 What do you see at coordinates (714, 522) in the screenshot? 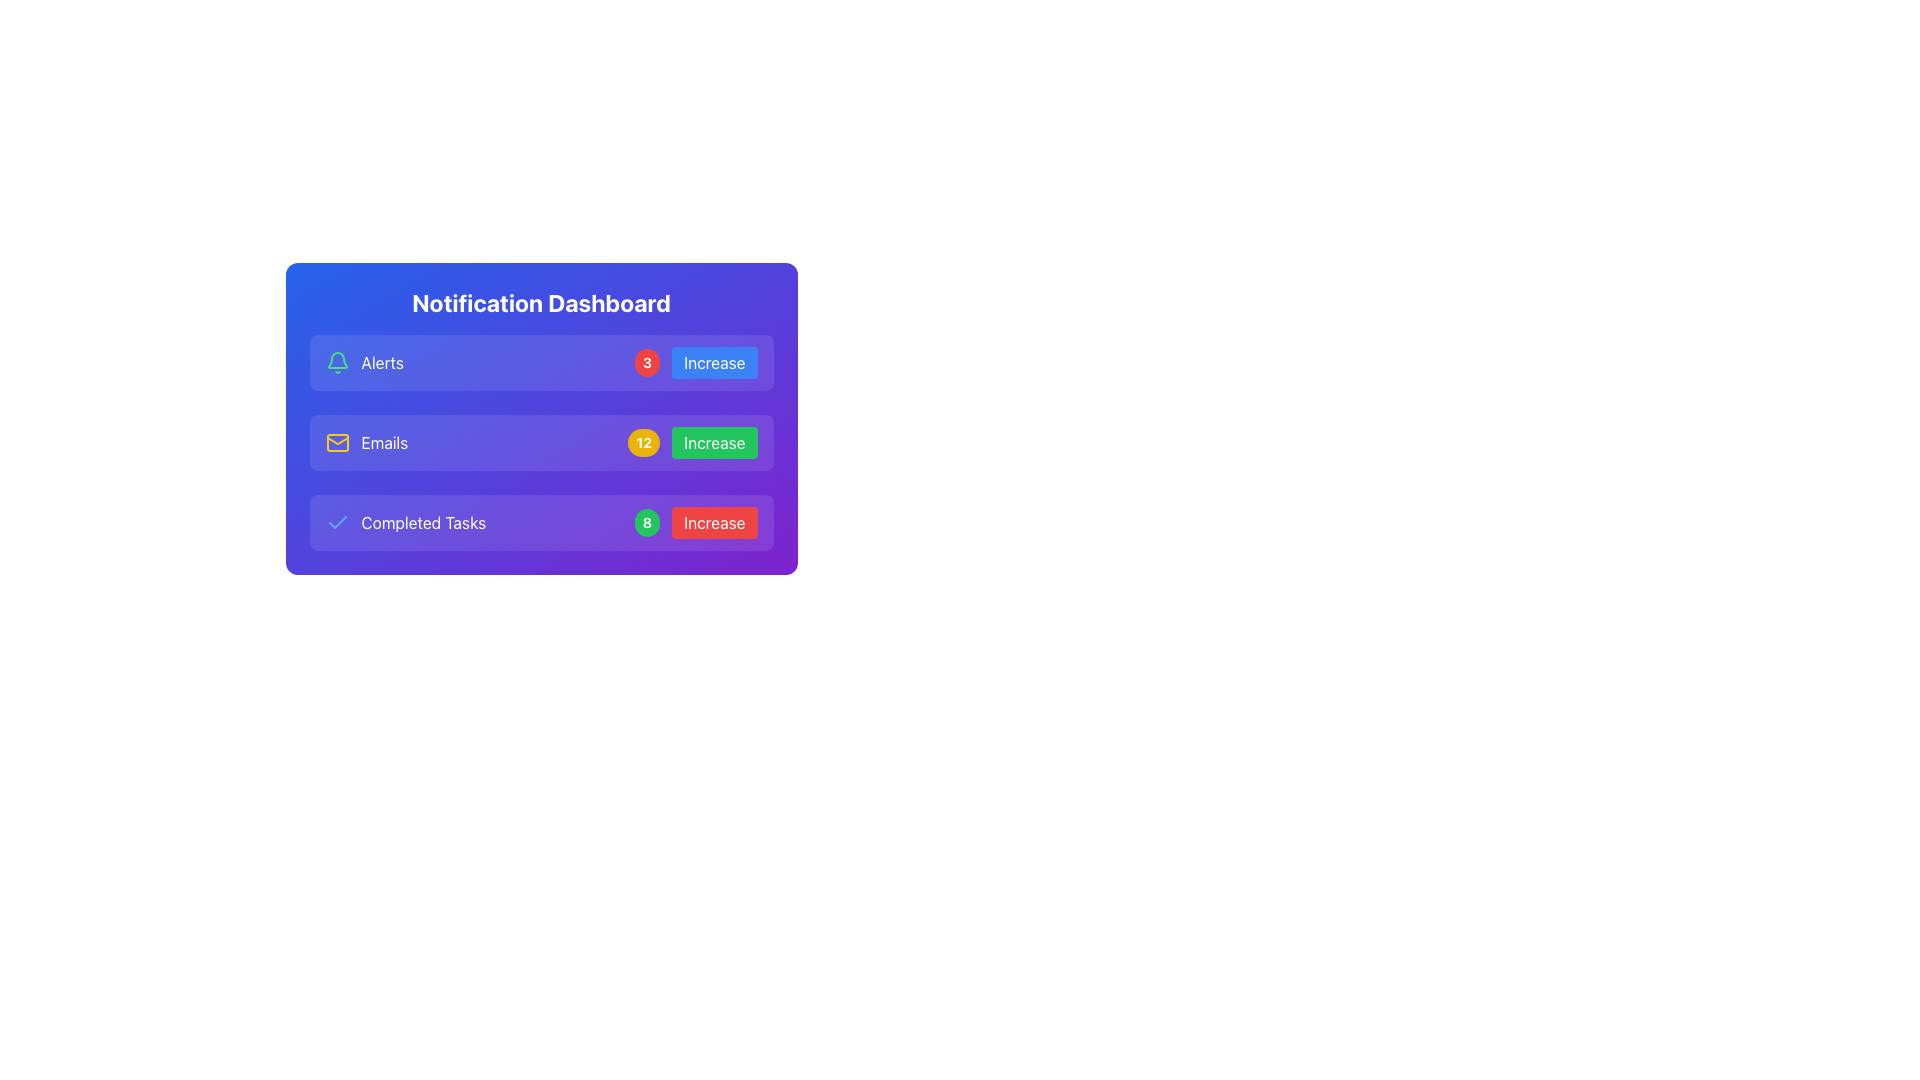
I see `the button located in the bottom section of the 'Completed Tasks' panel in the 'Notification Dashboard' to change its color` at bounding box center [714, 522].